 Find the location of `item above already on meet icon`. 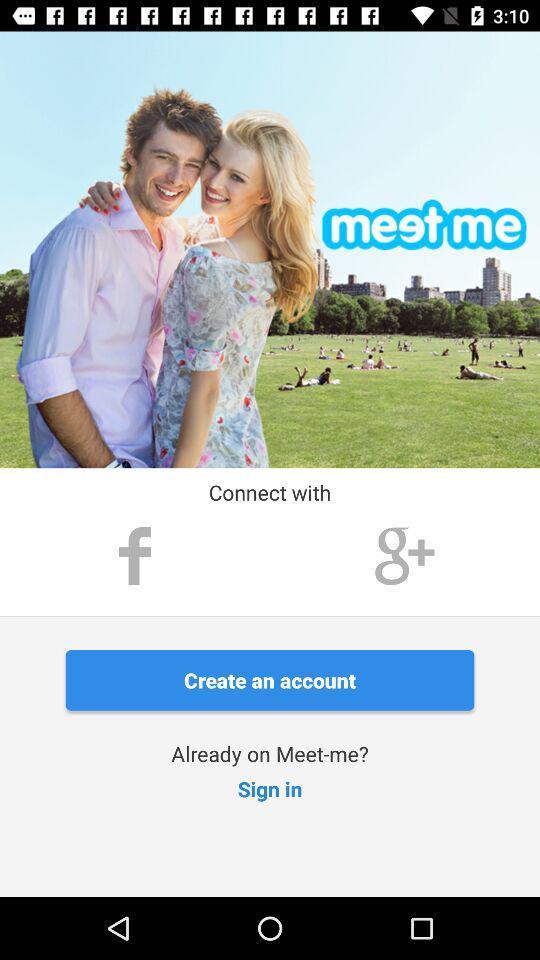

item above already on meet icon is located at coordinates (270, 680).